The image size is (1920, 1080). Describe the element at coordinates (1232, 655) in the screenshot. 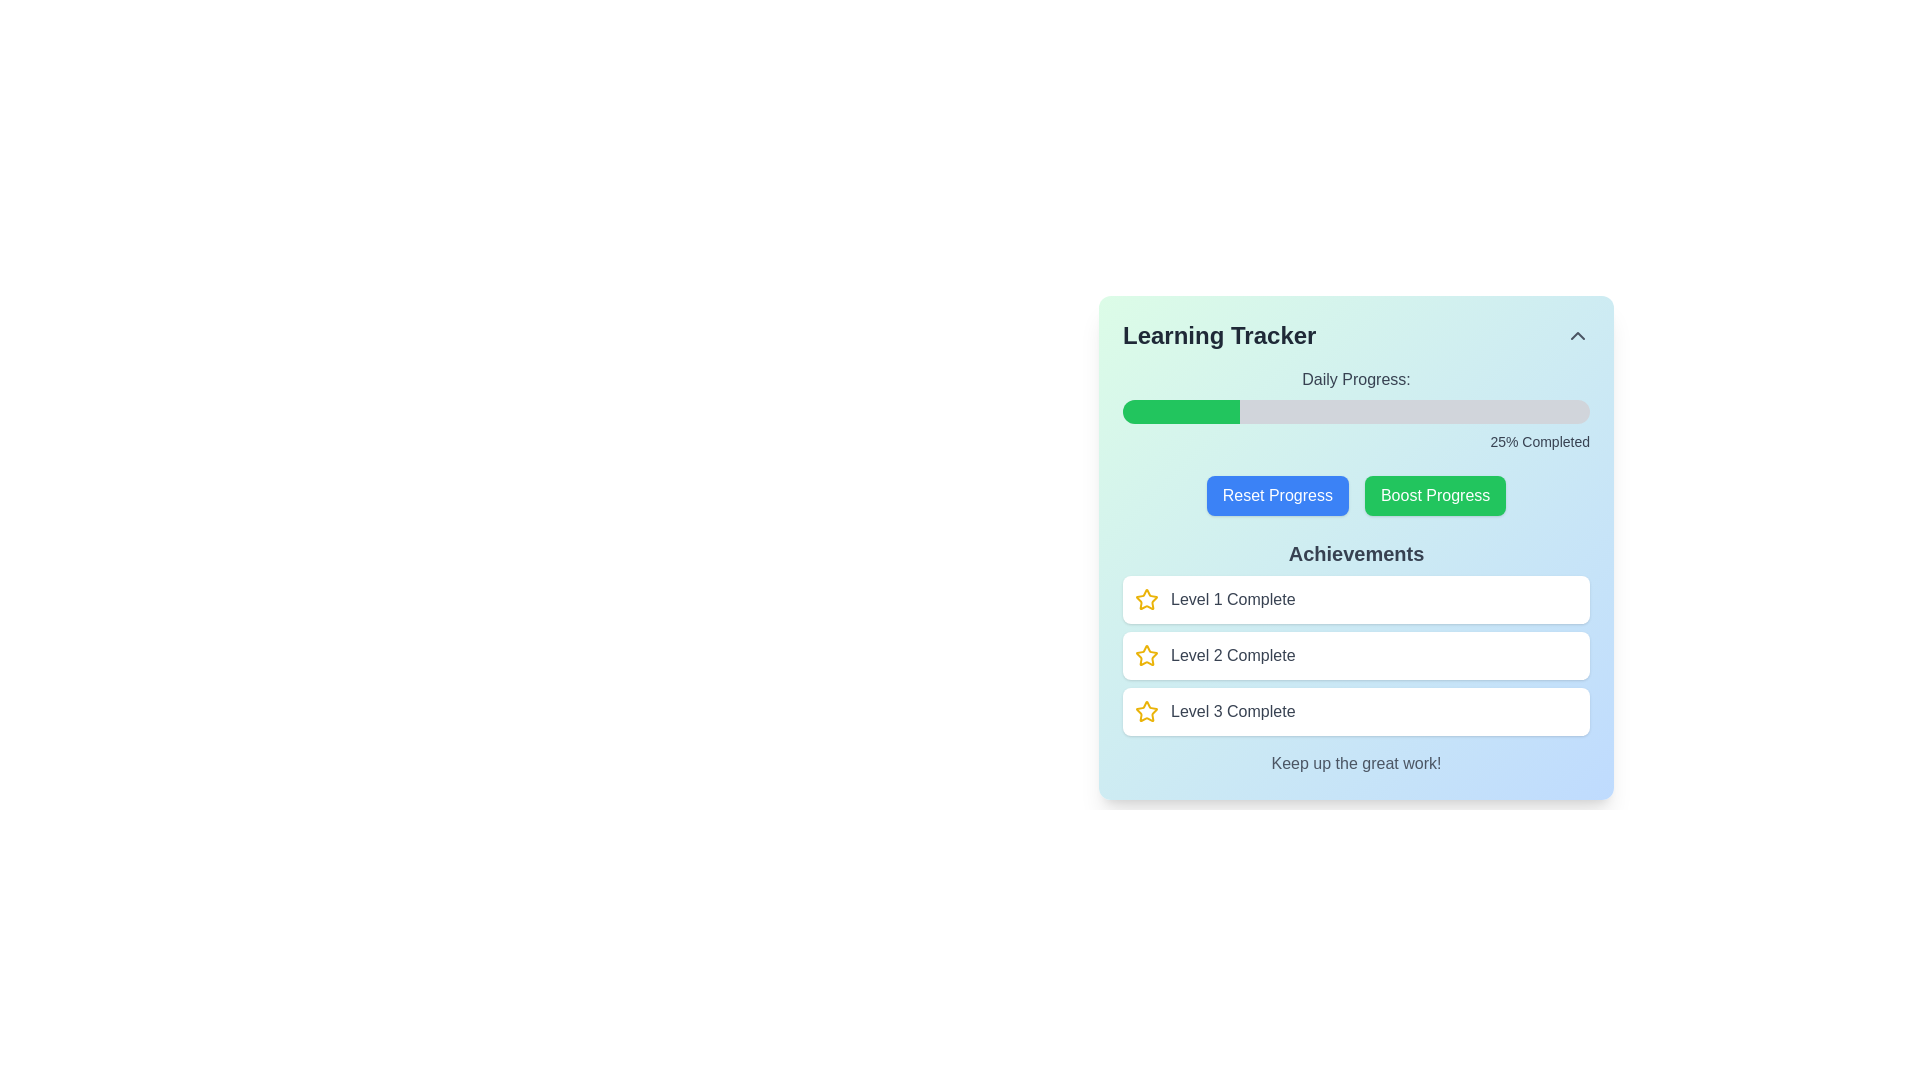

I see `the static text label displaying 'Level 2 Complete', which is the second entry in the list of achievements` at that location.